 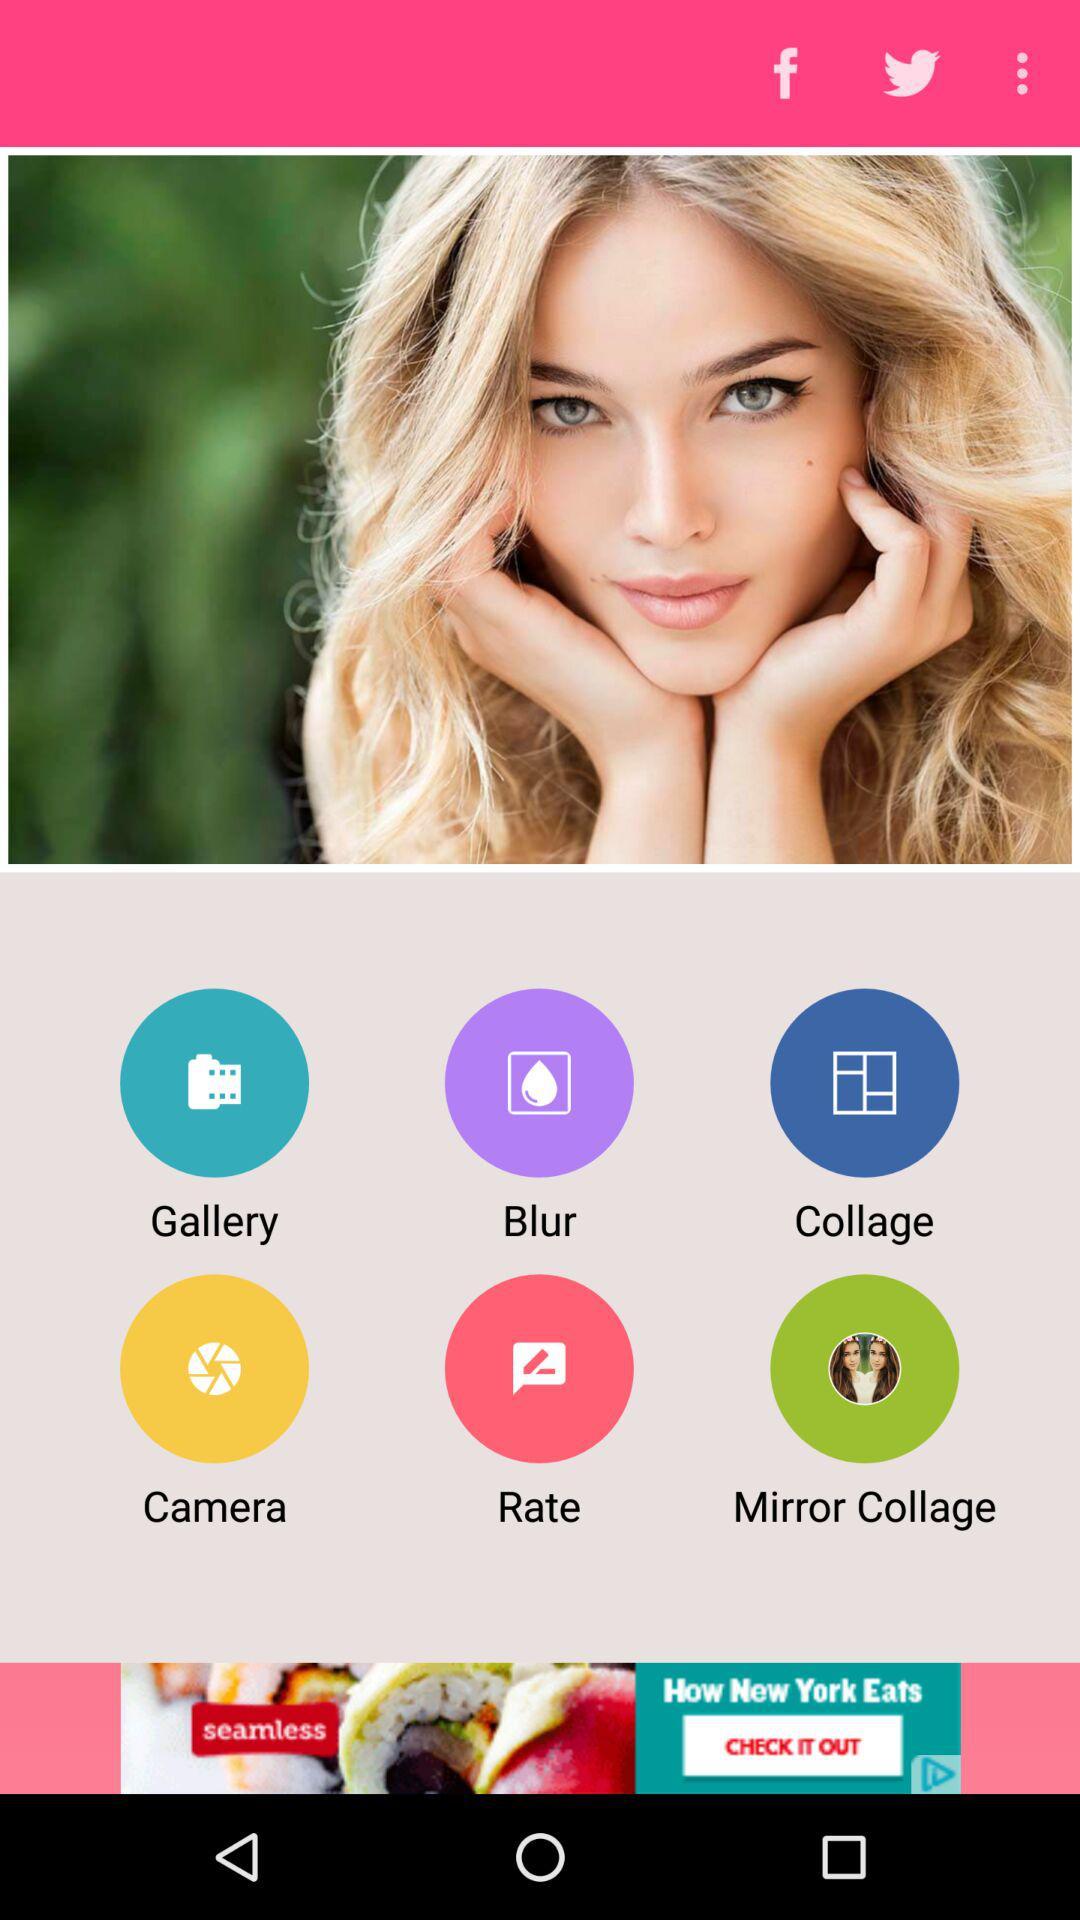 I want to click on gallery, so click(x=214, y=1082).